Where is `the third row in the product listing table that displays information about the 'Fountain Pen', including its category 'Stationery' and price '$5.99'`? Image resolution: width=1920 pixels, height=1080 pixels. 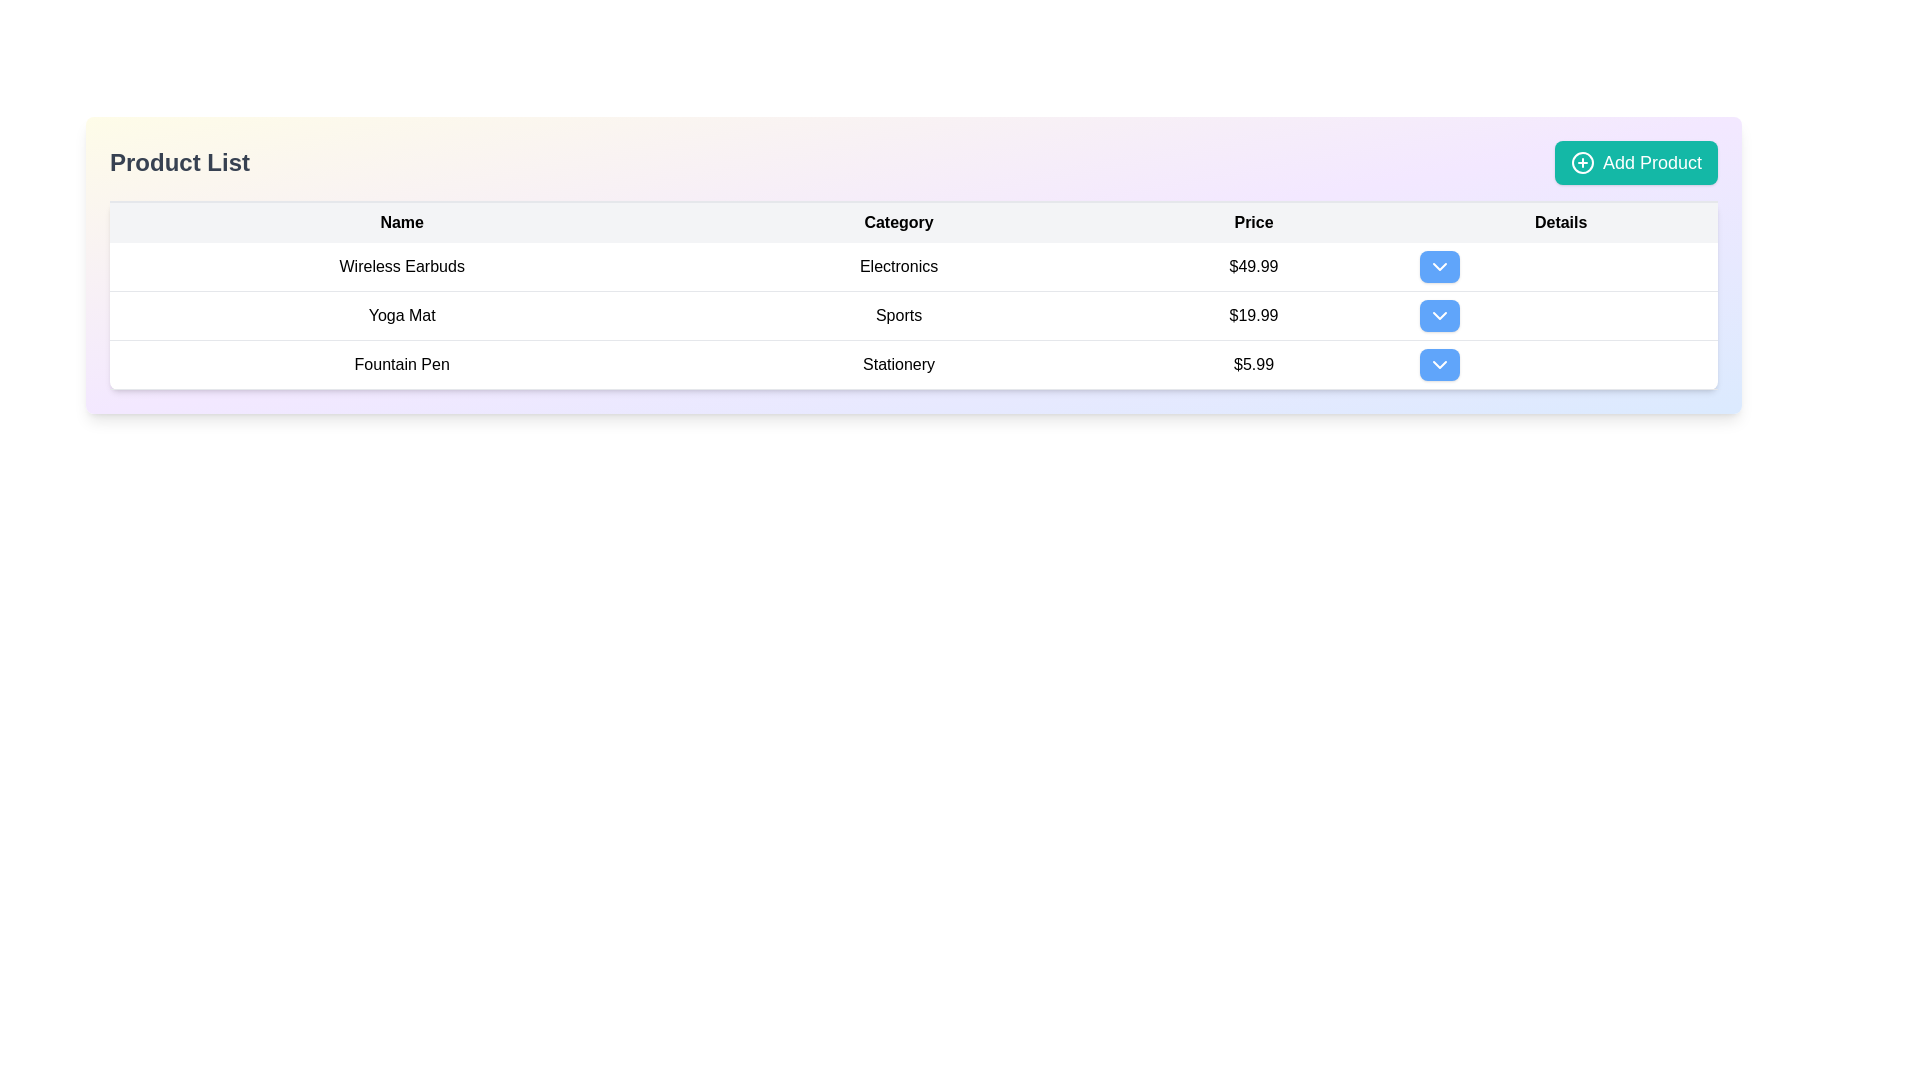
the third row in the product listing table that displays information about the 'Fountain Pen', including its category 'Stationery' and price '$5.99' is located at coordinates (912, 365).